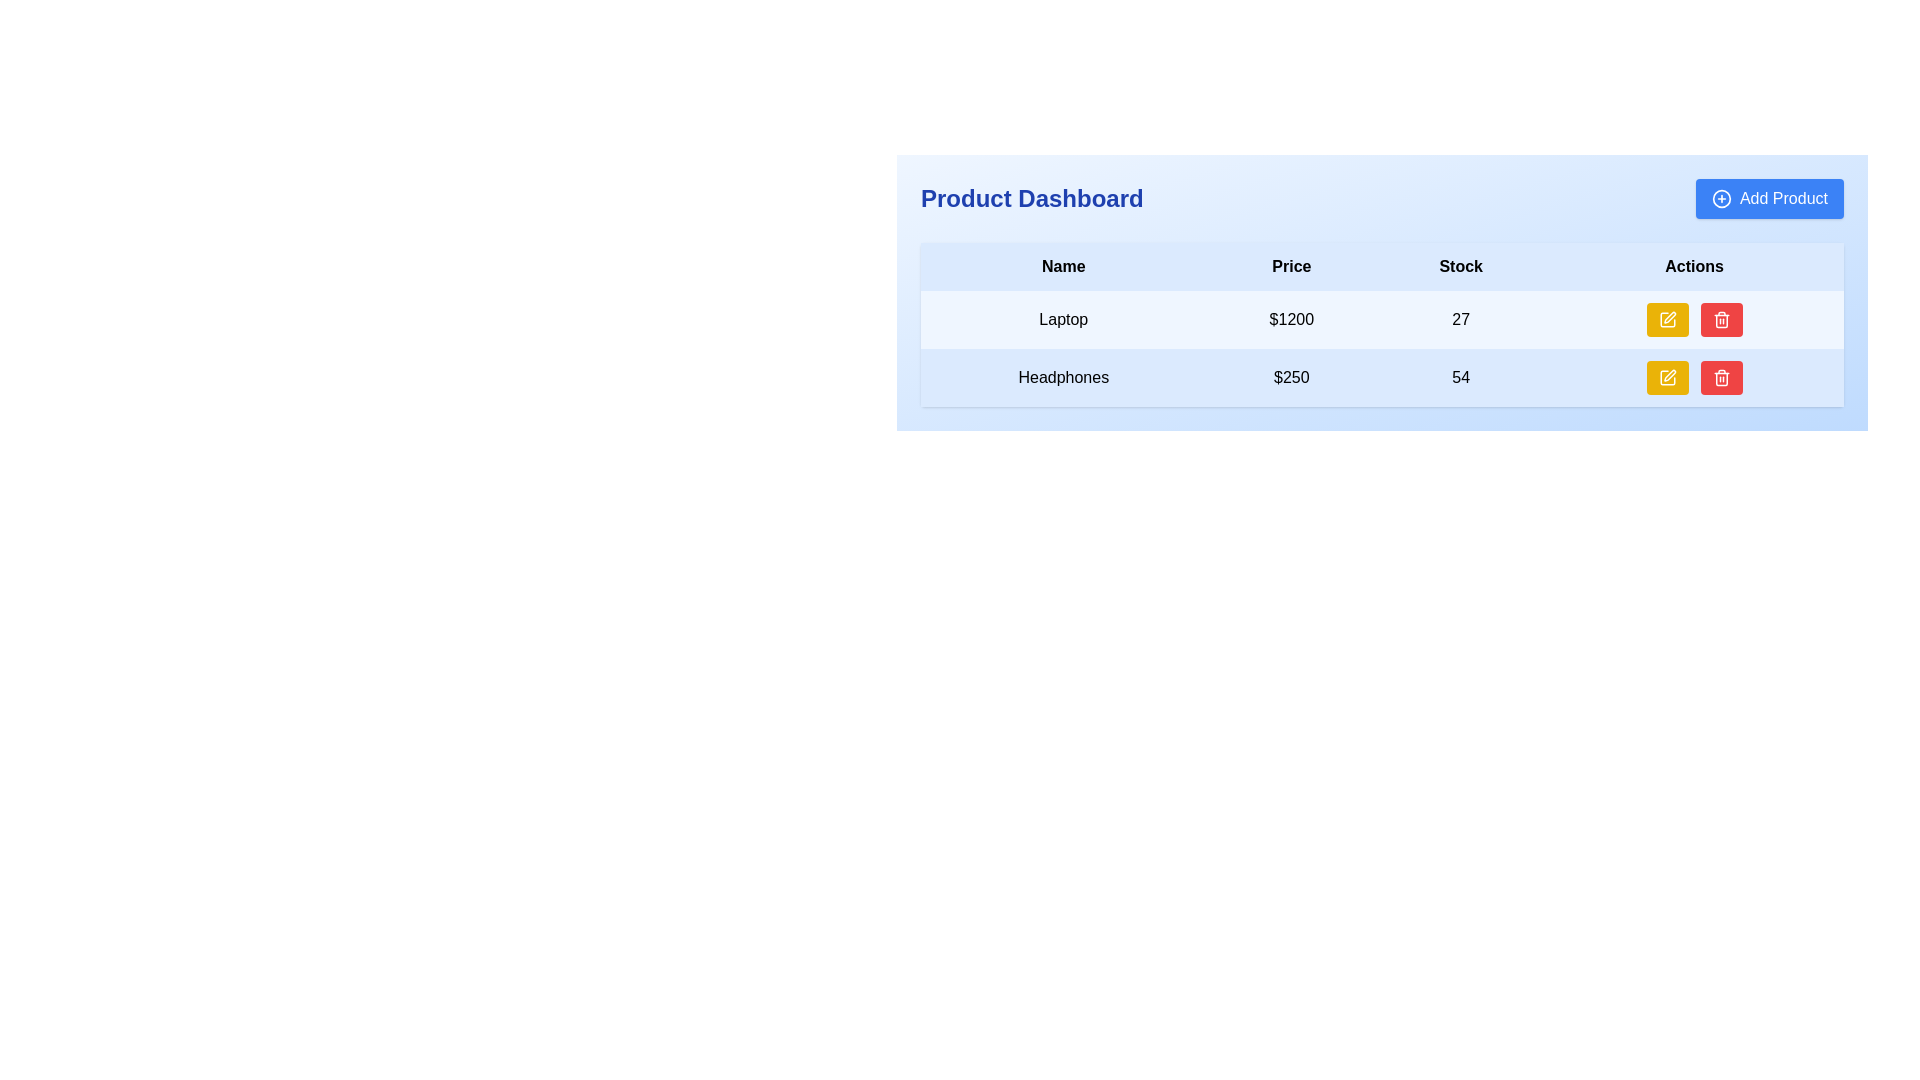  What do you see at coordinates (1720, 199) in the screenshot?
I see `the interactive icon located at the top right corner of the display area` at bounding box center [1720, 199].